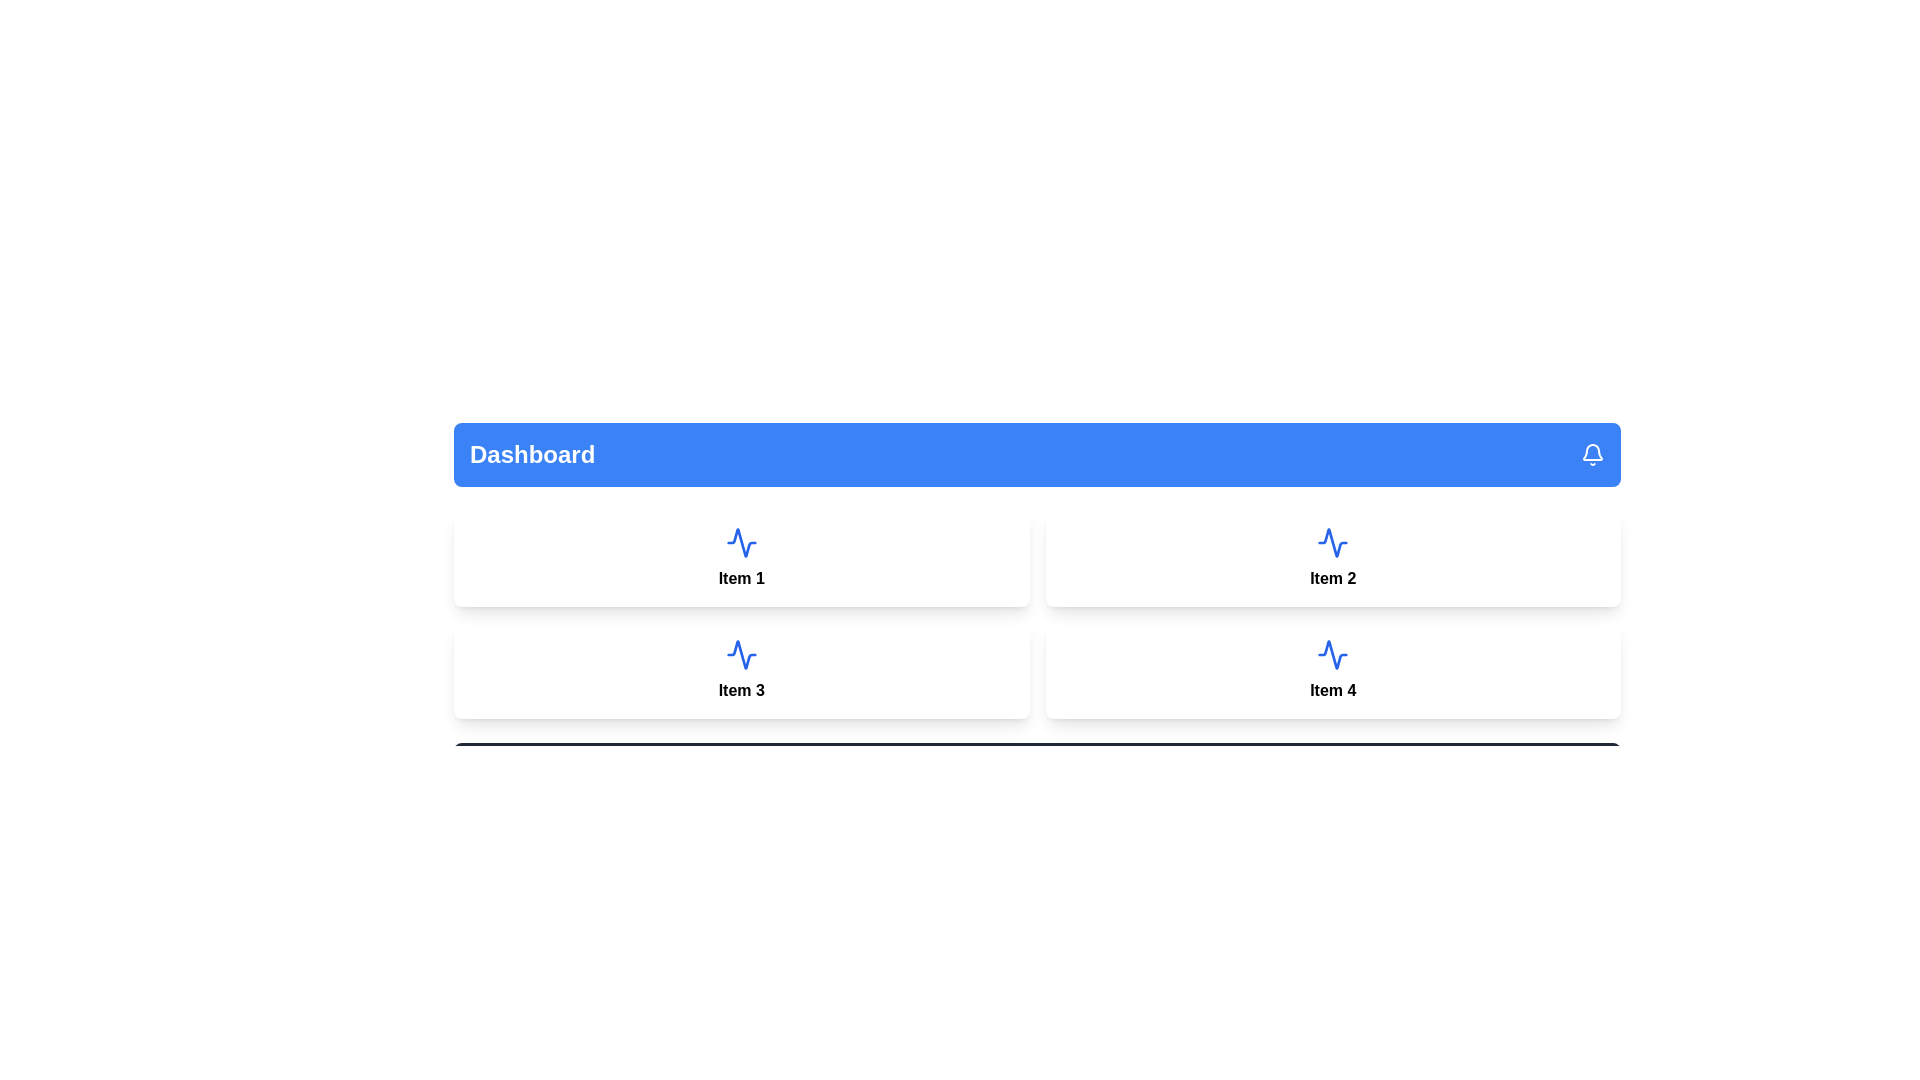 This screenshot has height=1080, width=1920. What do you see at coordinates (740, 671) in the screenshot?
I see `the card with a light blue background, rounded corners, and the text 'Item 3' centered and bold, located in the bottom-left position of the grid` at bounding box center [740, 671].